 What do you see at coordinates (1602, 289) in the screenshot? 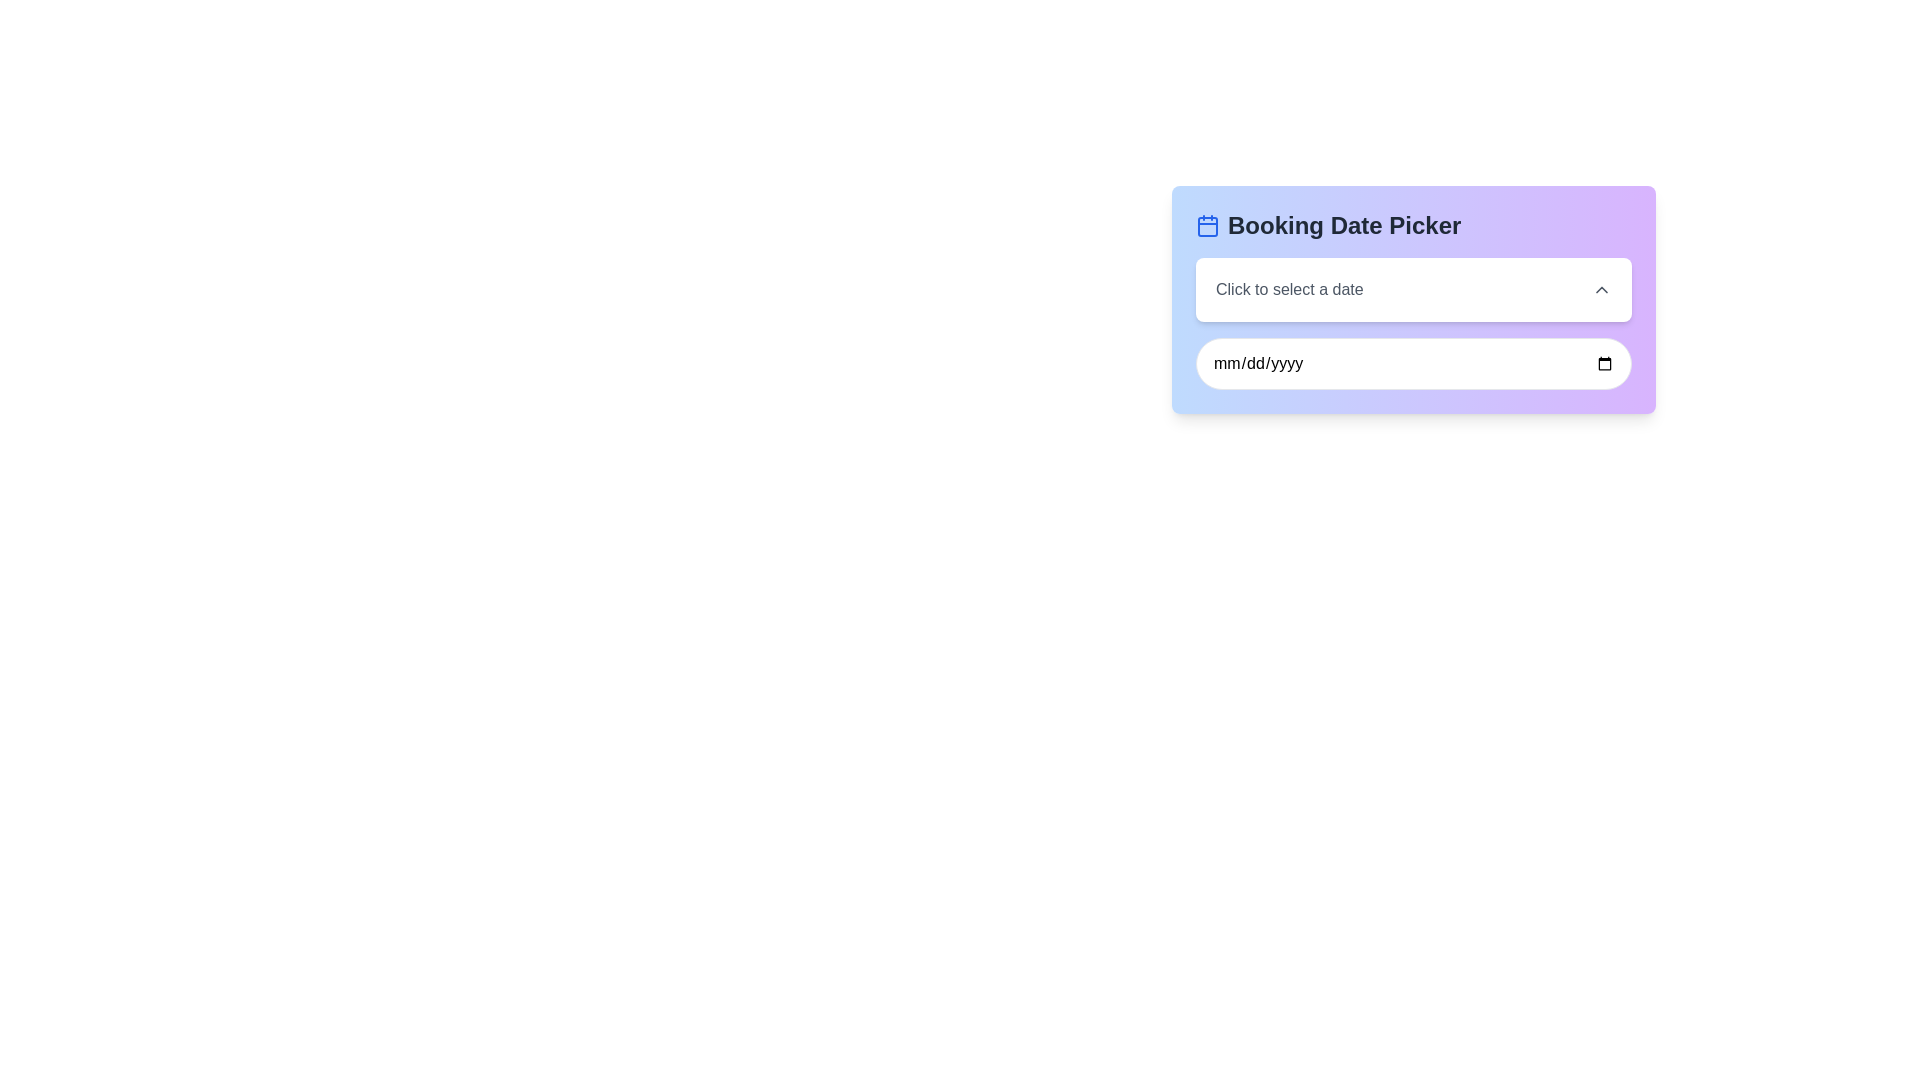
I see `the upward-pointing chevron icon located on the right side of the 'Click` at bounding box center [1602, 289].